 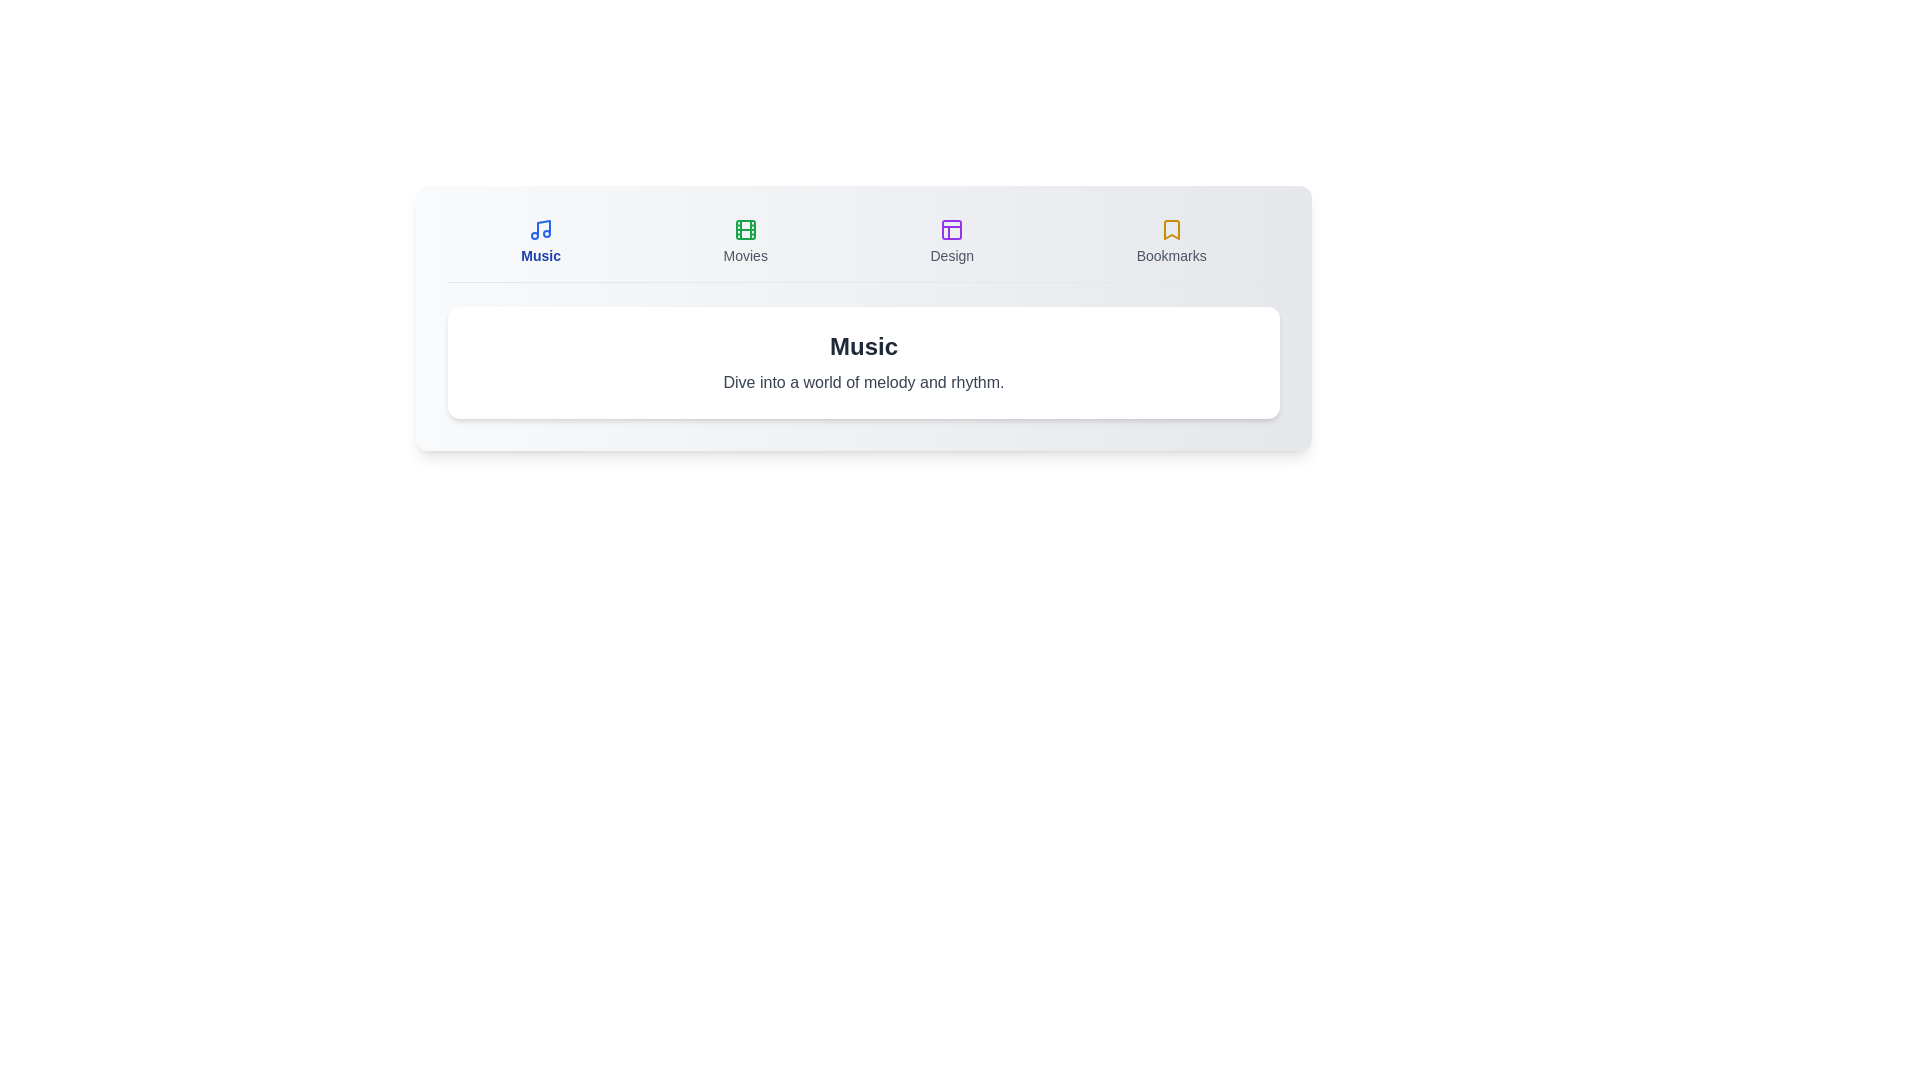 What do you see at coordinates (1171, 241) in the screenshot?
I see `the tab icon labeled Bookmarks` at bounding box center [1171, 241].